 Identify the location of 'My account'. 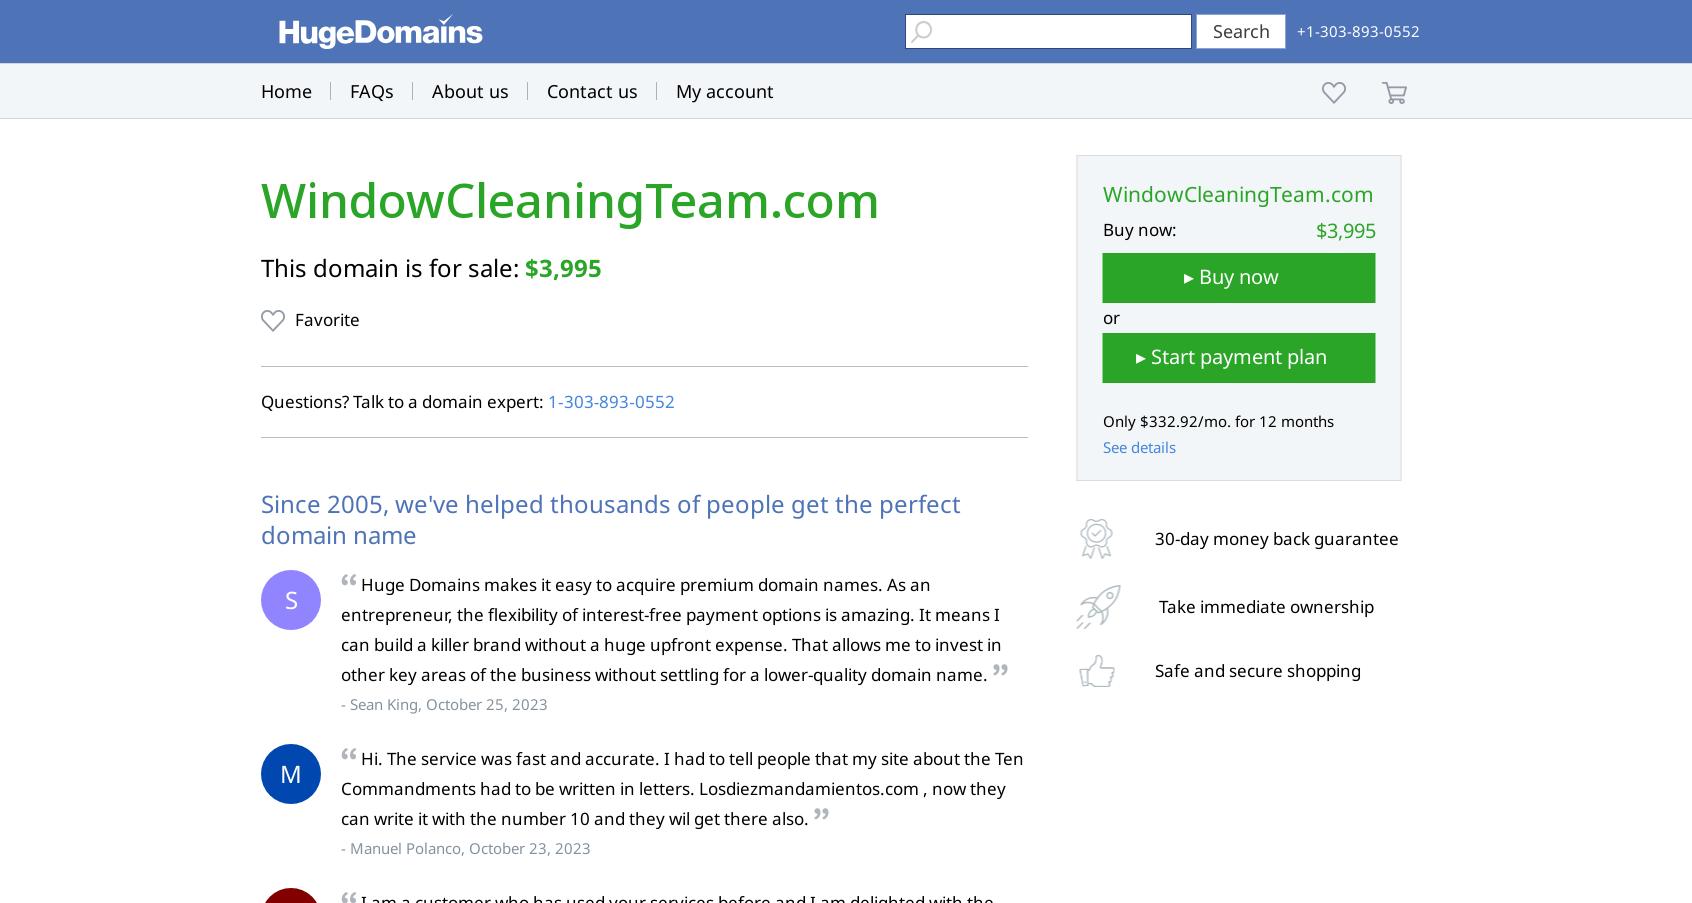
(724, 91).